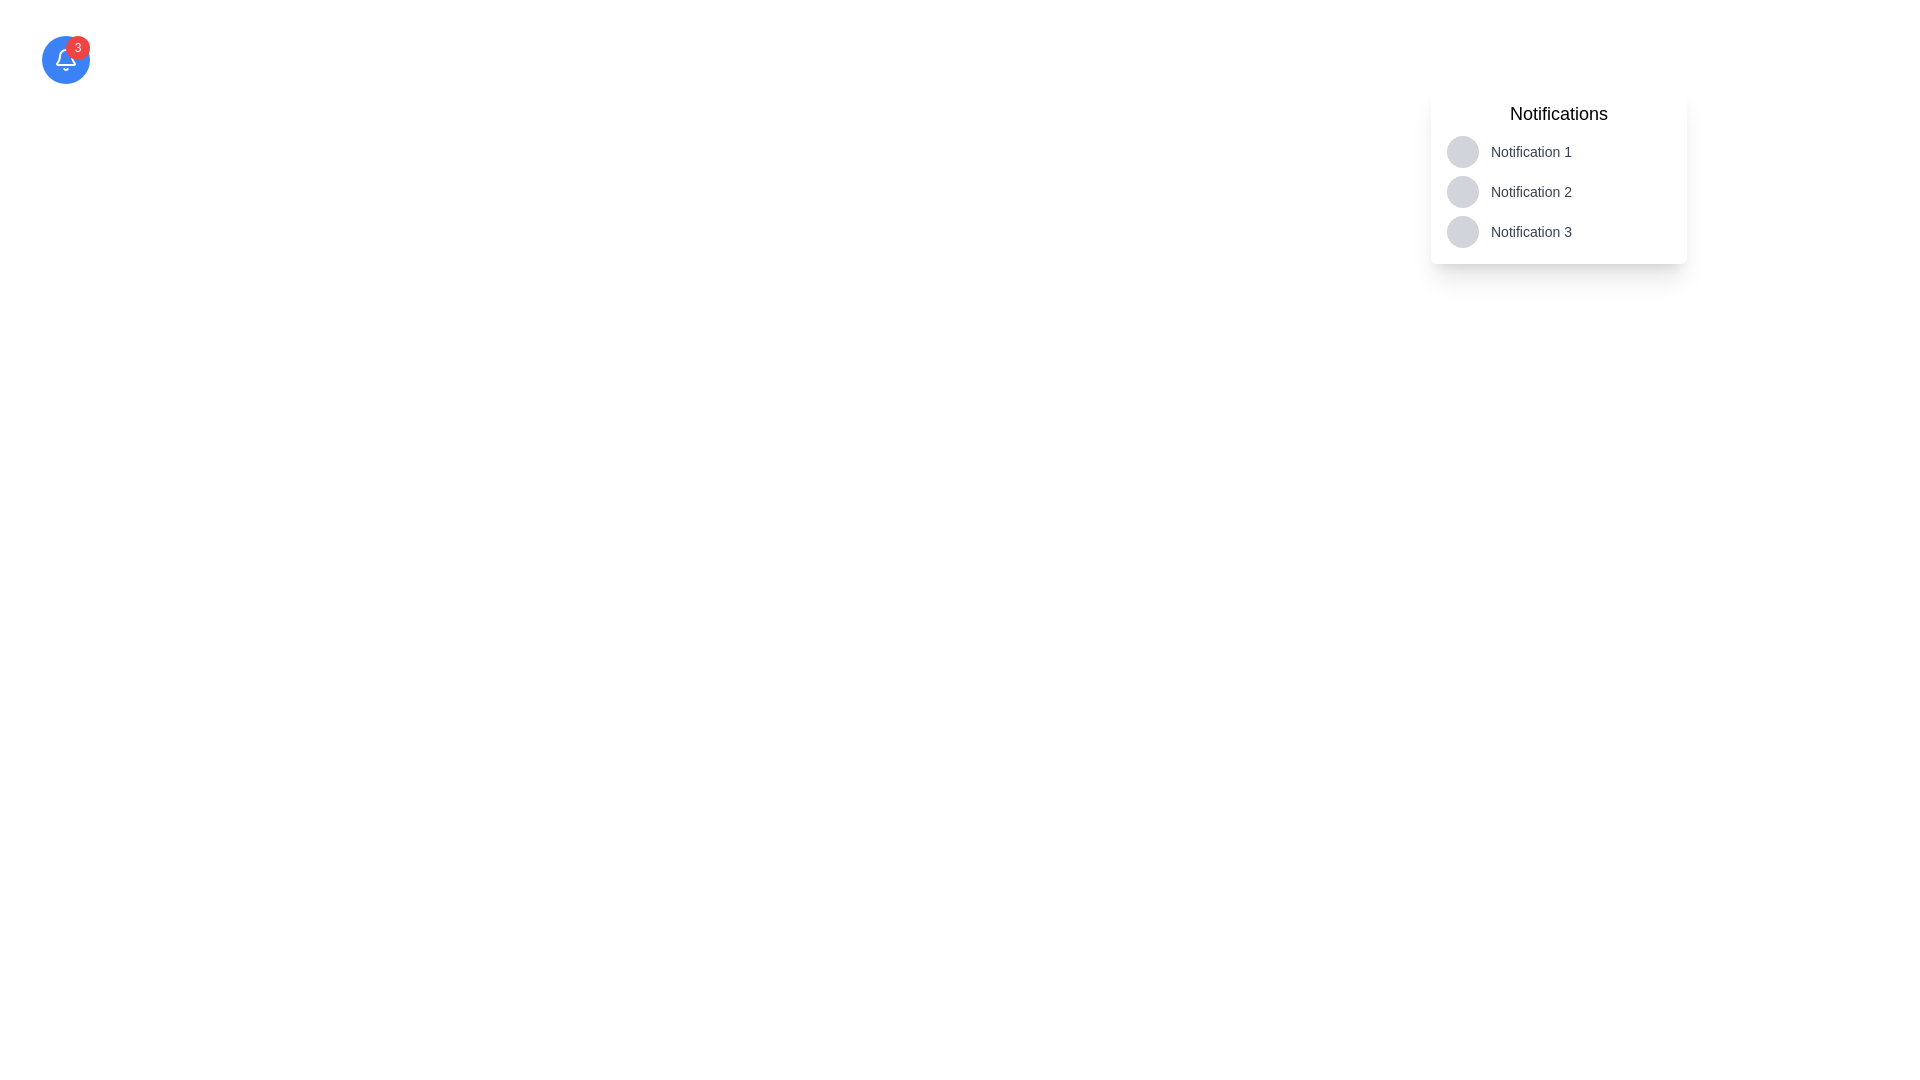 The width and height of the screenshot is (1920, 1080). I want to click on text of the first notification item labeled 'Notification 1' in the notification panel, so click(1558, 150).